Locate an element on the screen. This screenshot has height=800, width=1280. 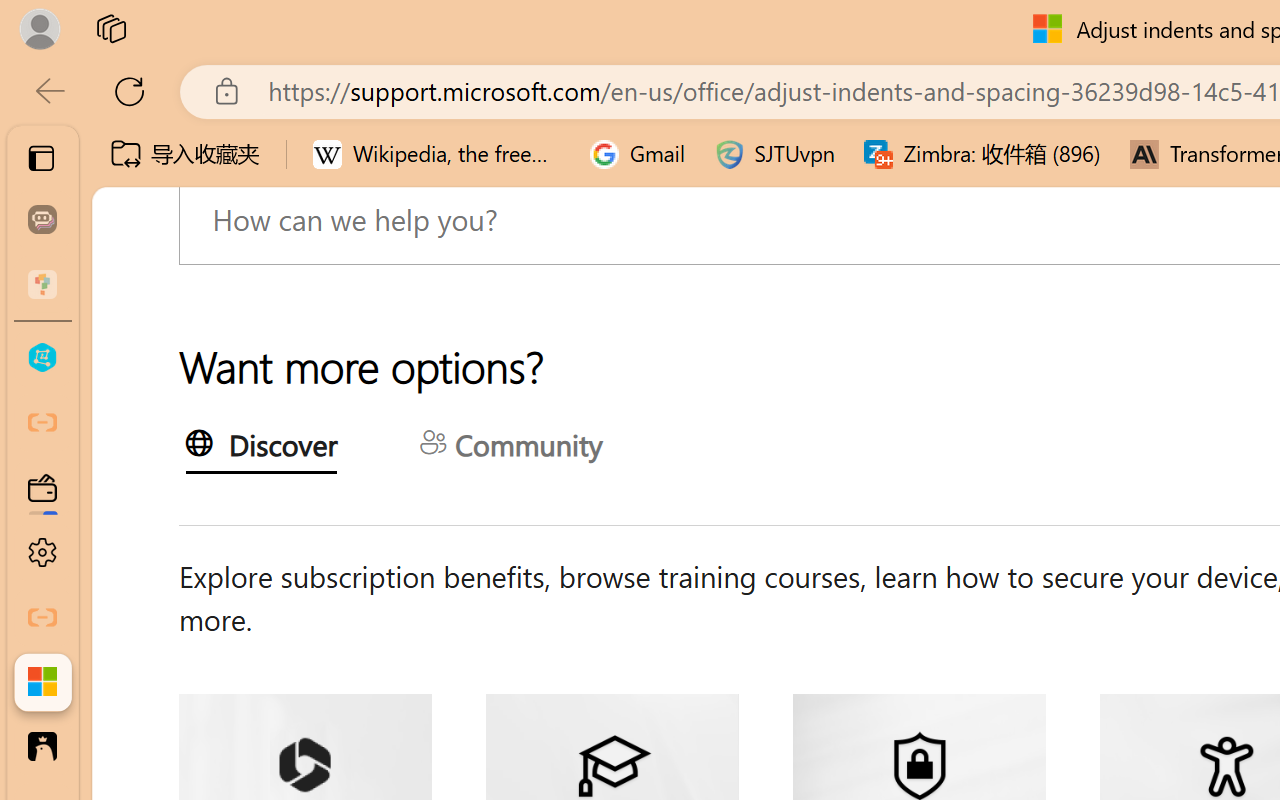
'Wikipedia, the free encyclopedia' is located at coordinates (436, 154).